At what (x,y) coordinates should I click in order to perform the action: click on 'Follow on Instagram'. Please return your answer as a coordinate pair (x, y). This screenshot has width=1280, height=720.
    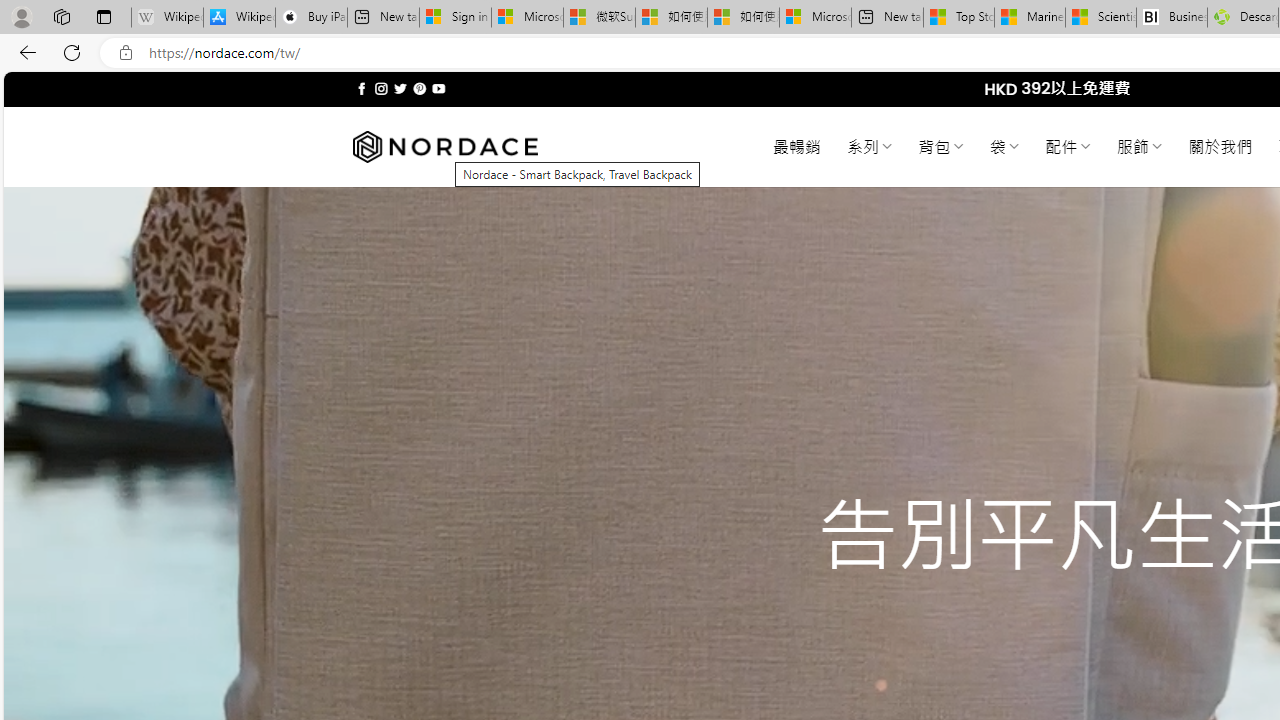
    Looking at the image, I should click on (381, 88).